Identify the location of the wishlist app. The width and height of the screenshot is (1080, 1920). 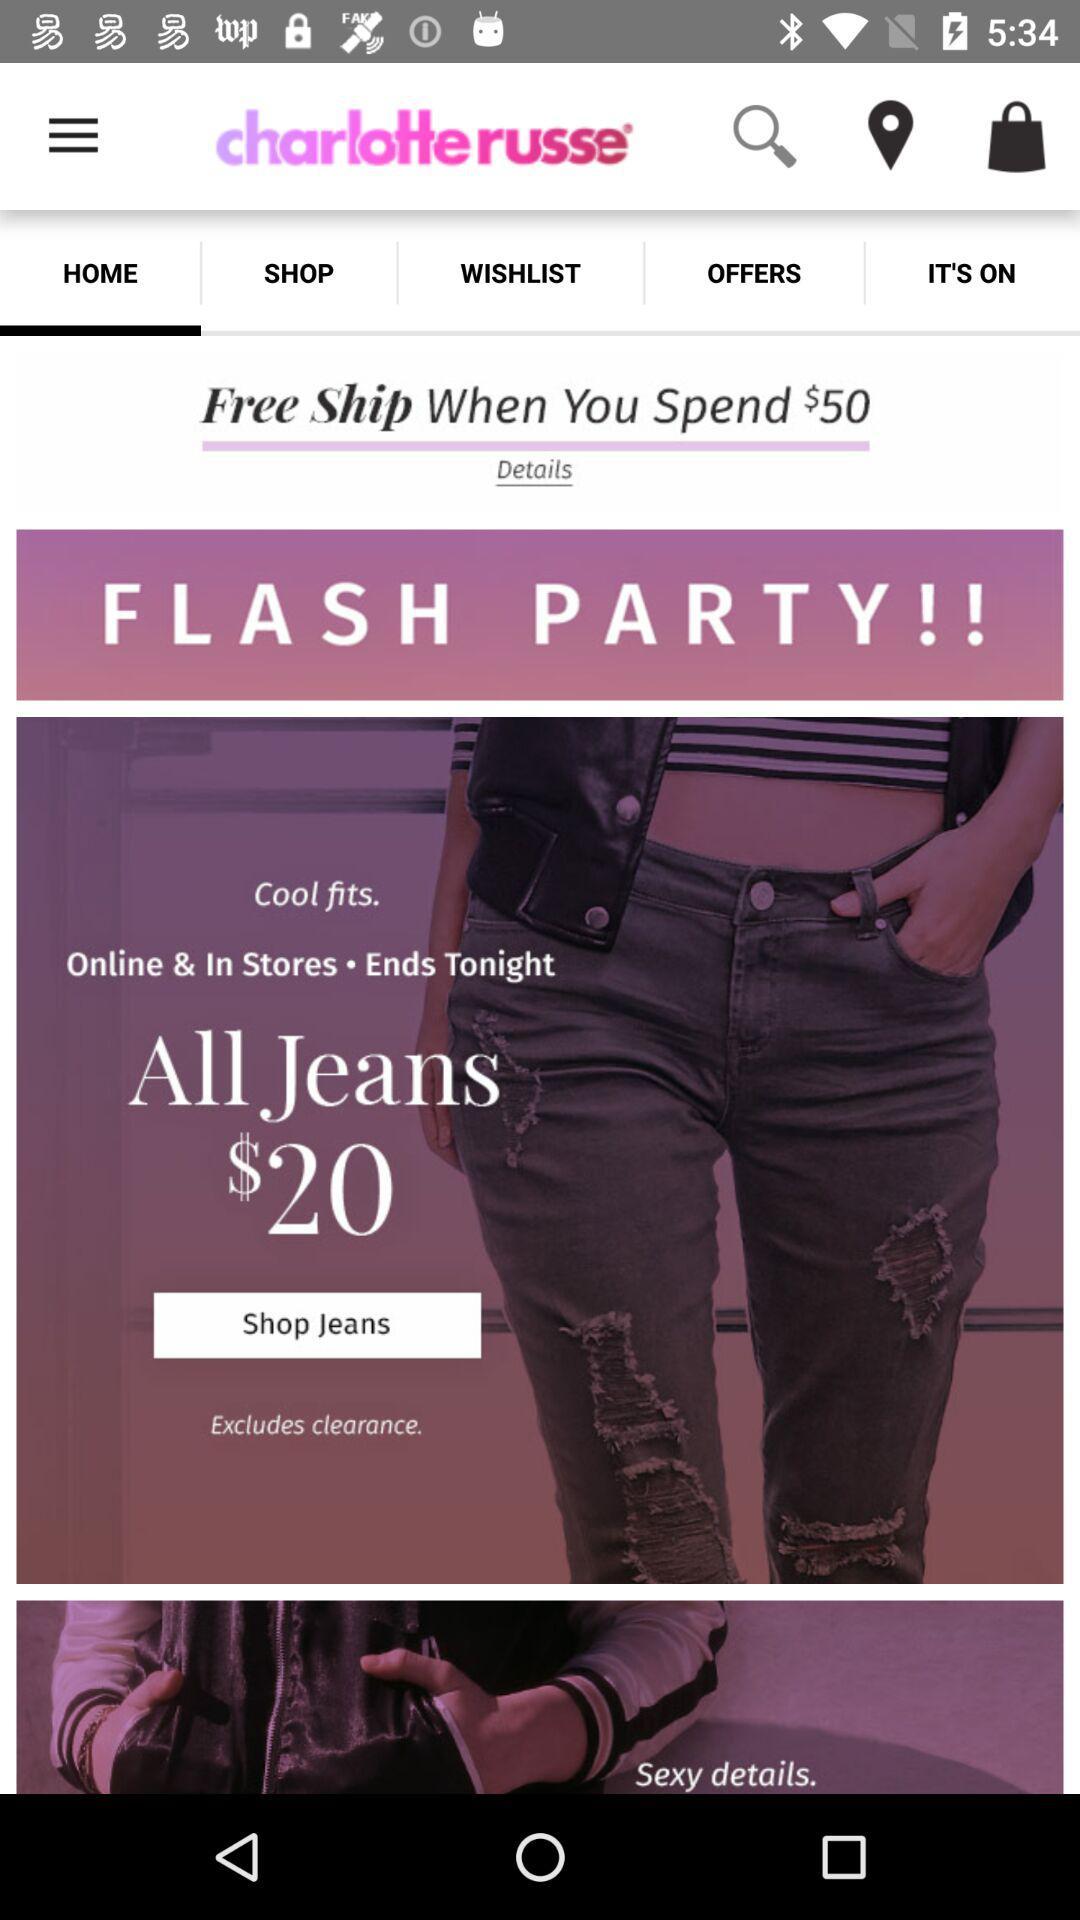
(519, 272).